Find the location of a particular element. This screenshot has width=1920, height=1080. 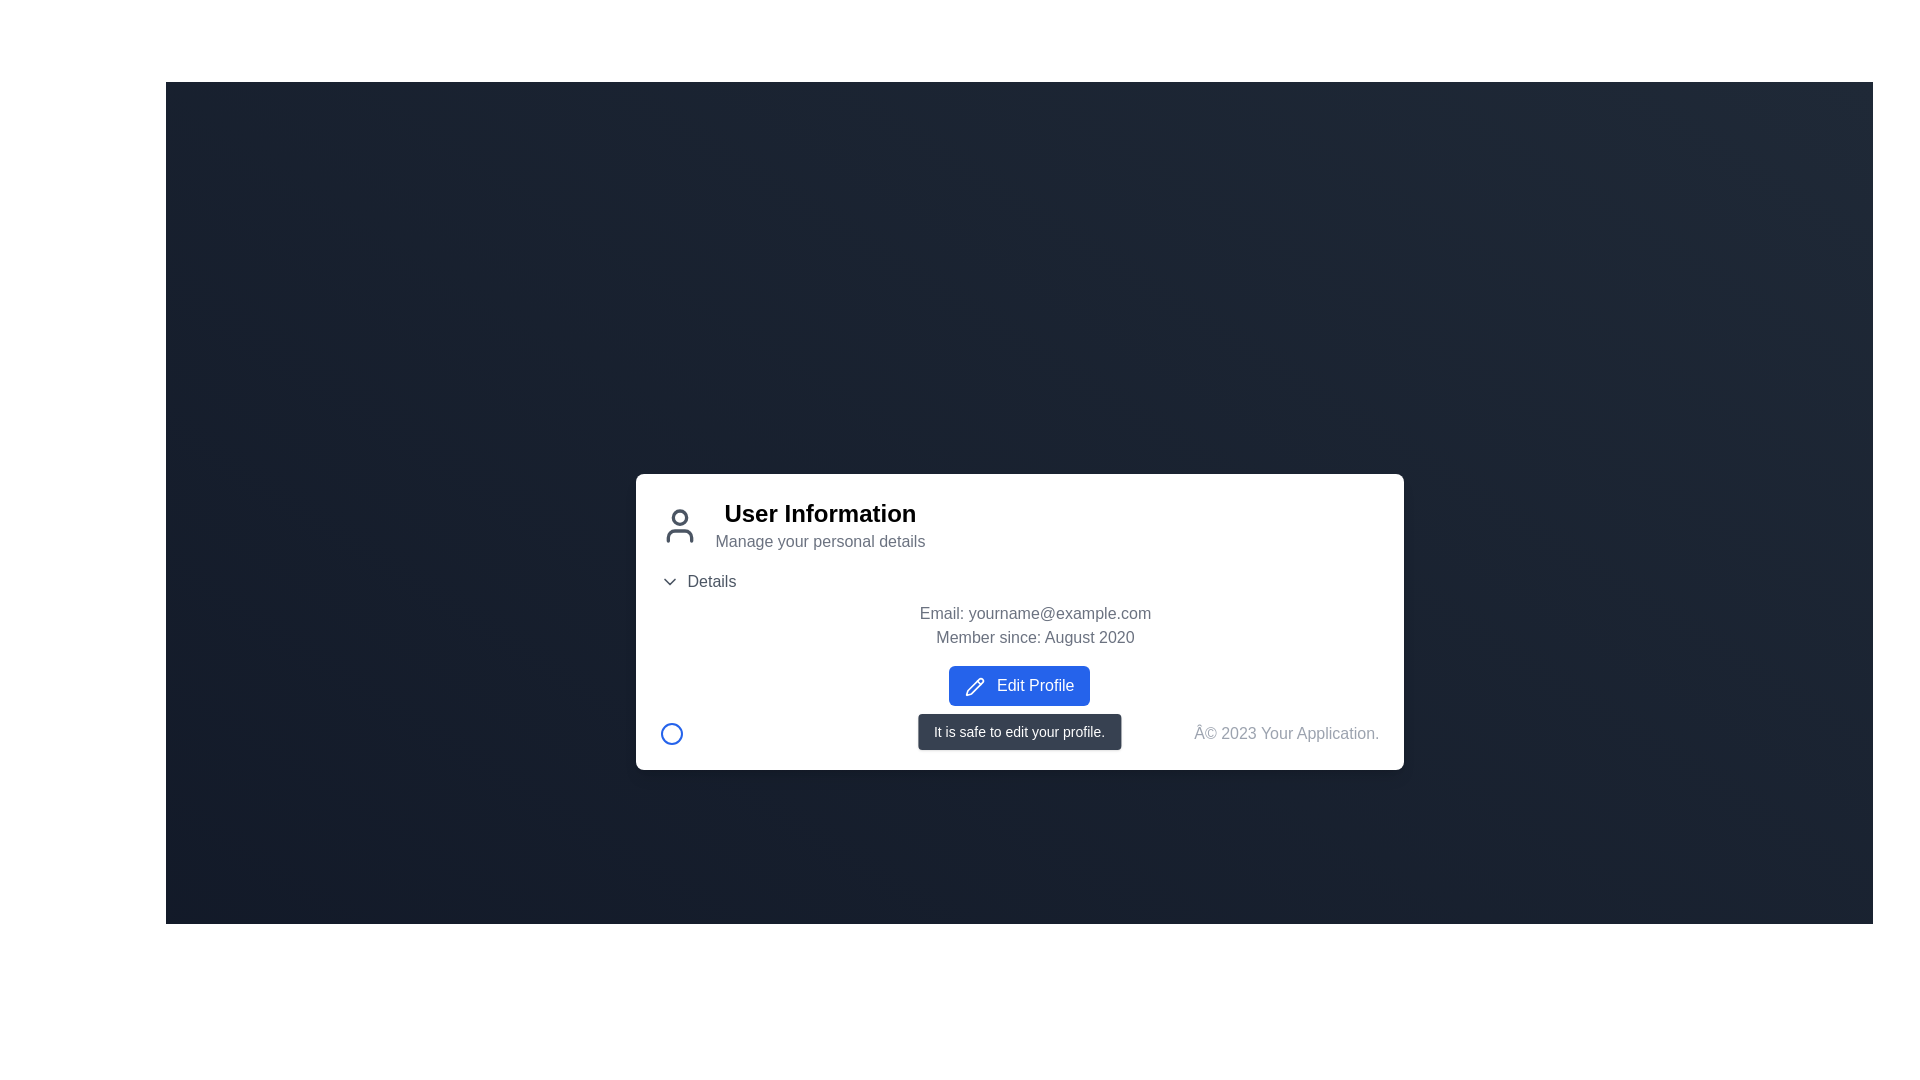

the user profile icon located to the left of the 'User Information' and 'Manage your personal details' text is located at coordinates (679, 524).